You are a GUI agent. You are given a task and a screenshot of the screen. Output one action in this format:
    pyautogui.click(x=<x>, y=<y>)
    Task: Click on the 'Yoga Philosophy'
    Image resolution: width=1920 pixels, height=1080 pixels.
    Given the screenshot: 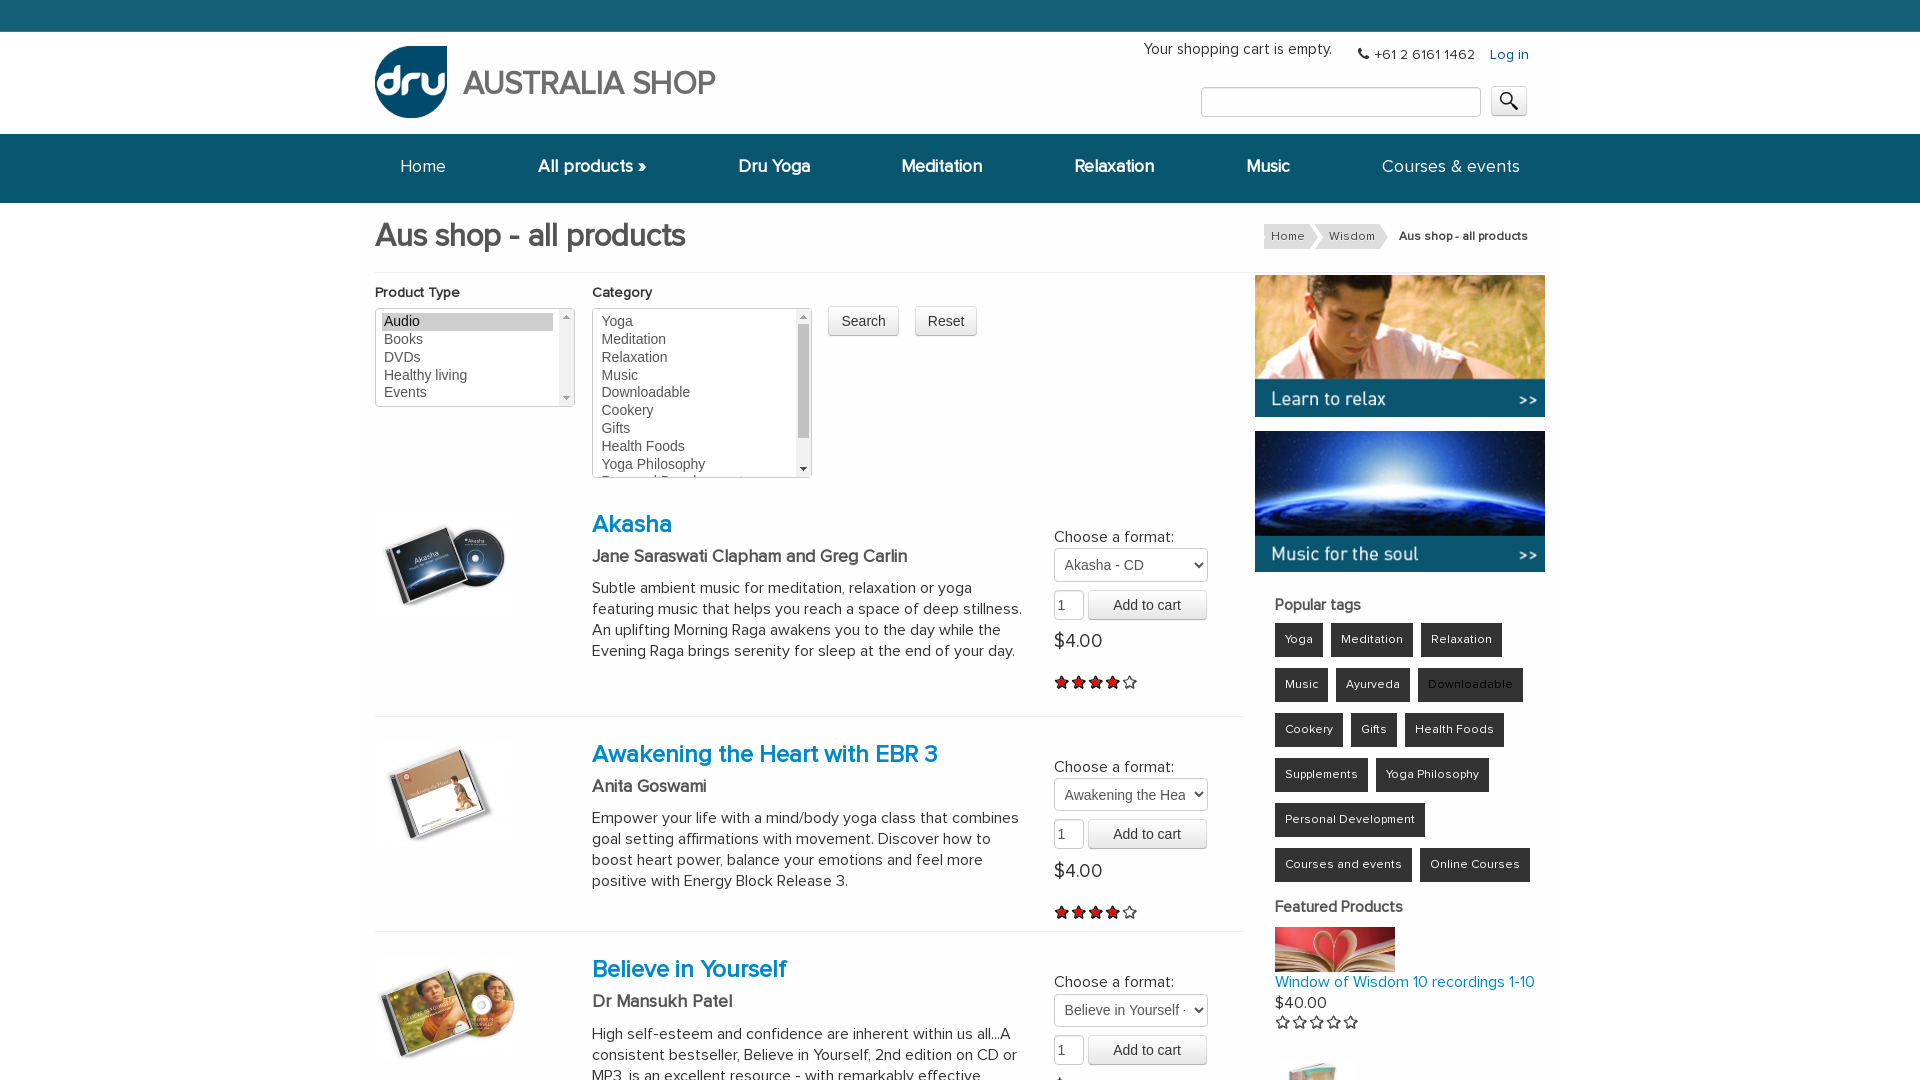 What is the action you would take?
    pyautogui.click(x=1431, y=774)
    